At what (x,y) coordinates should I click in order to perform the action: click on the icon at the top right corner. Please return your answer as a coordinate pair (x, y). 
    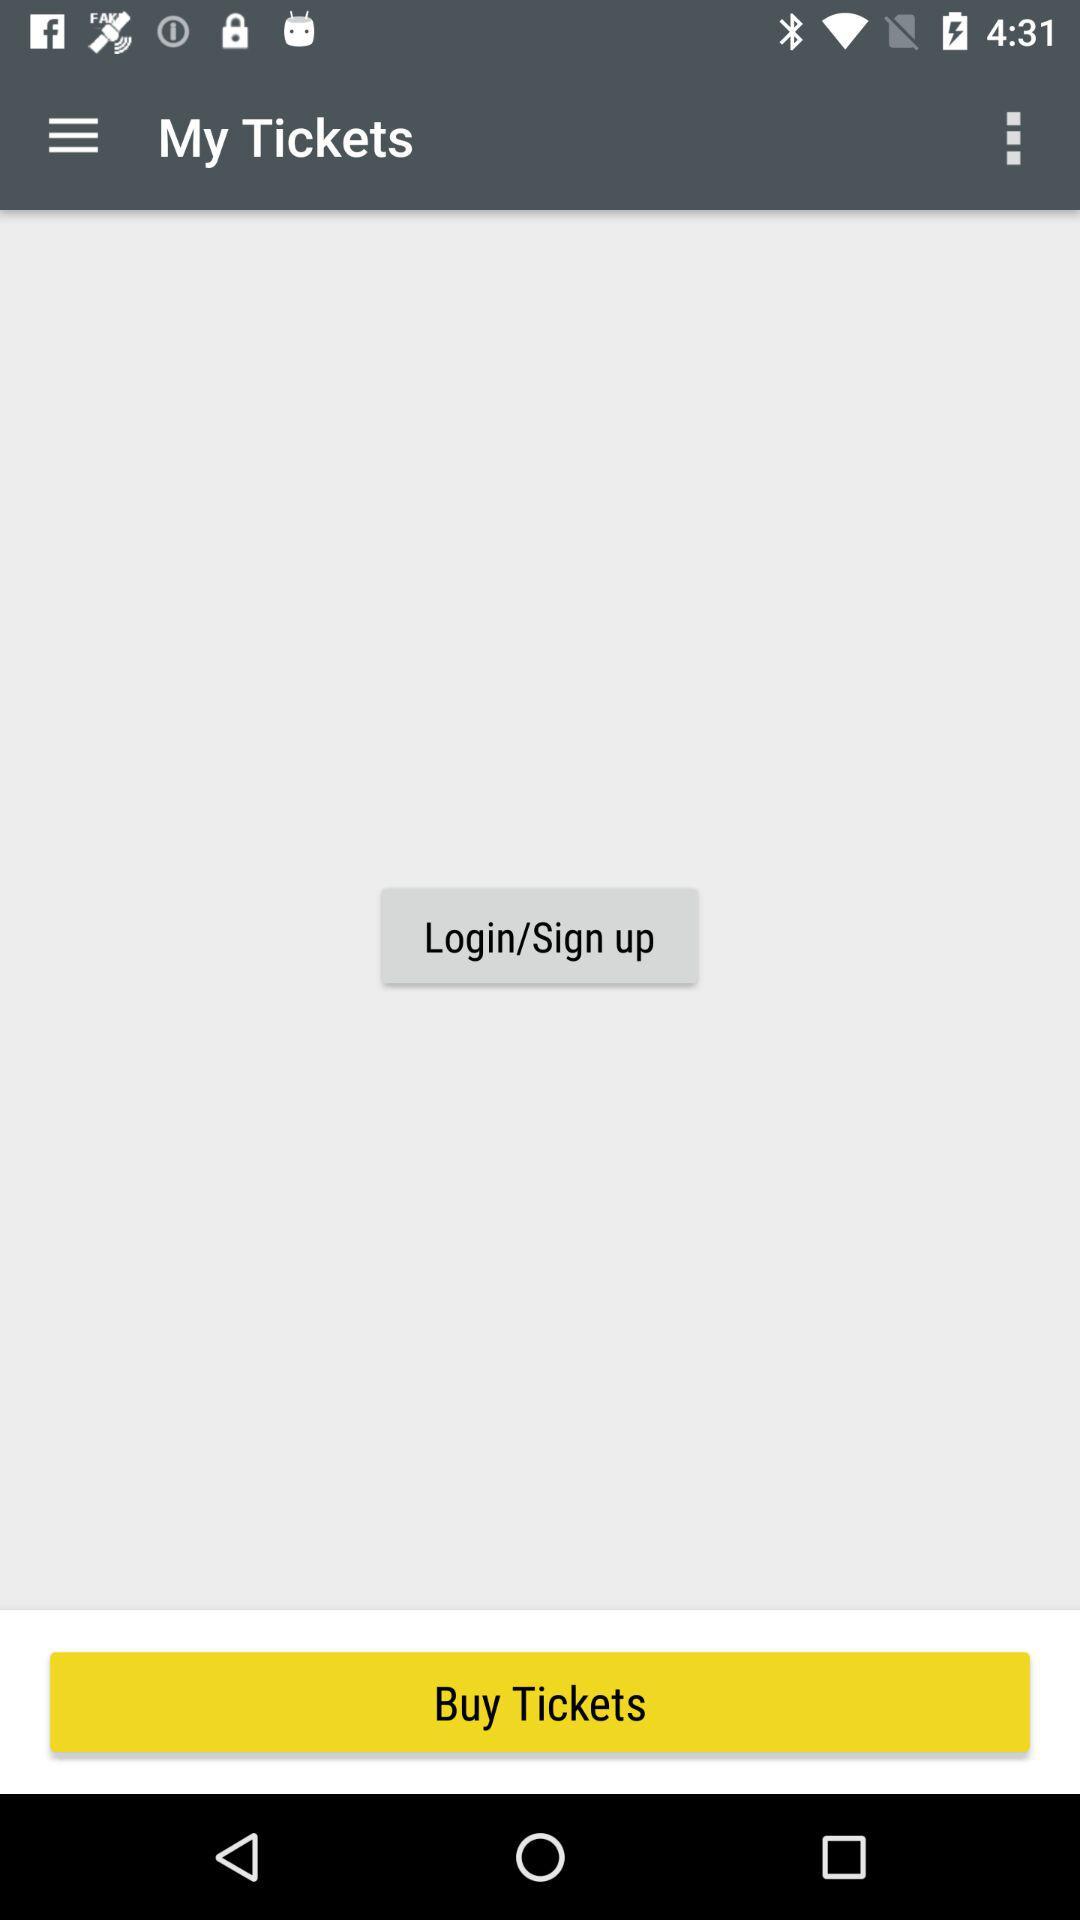
    Looking at the image, I should click on (1017, 135).